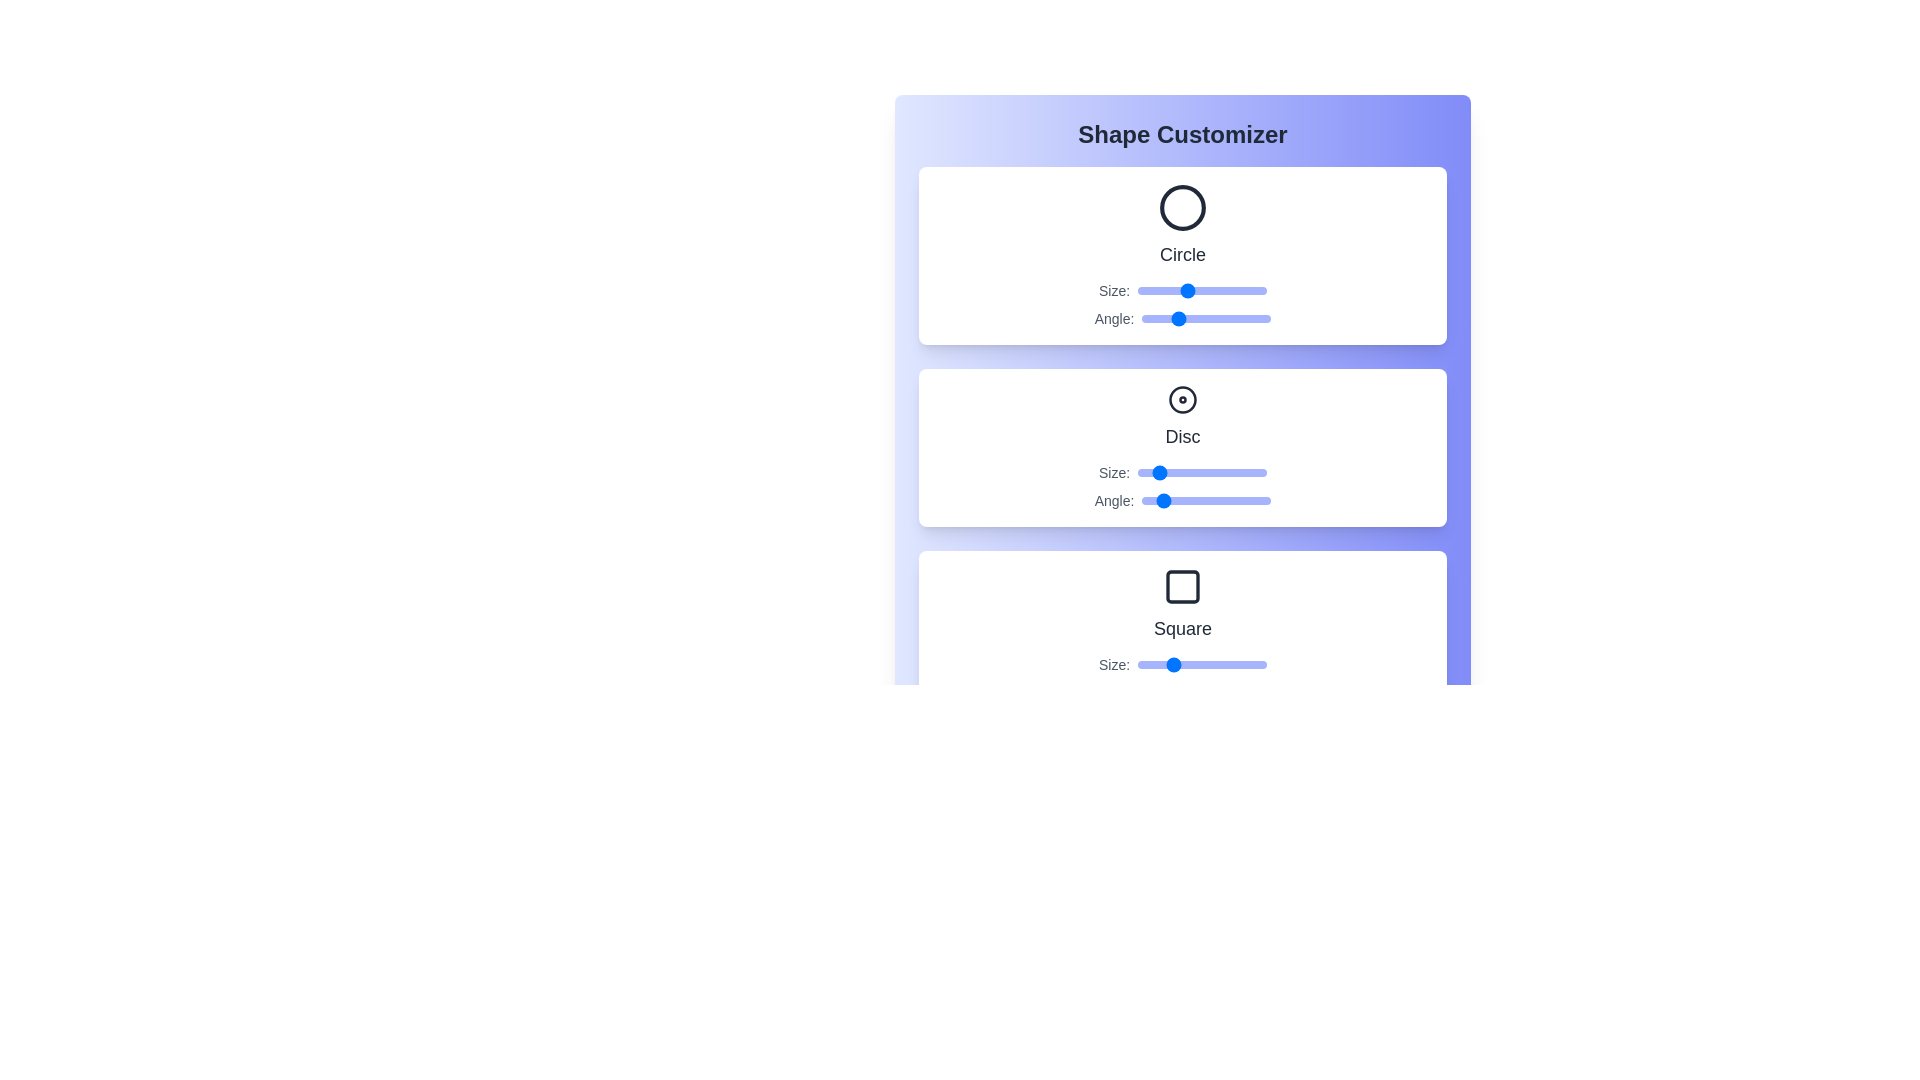  I want to click on the Circle size slider to 67, so click(1212, 290).